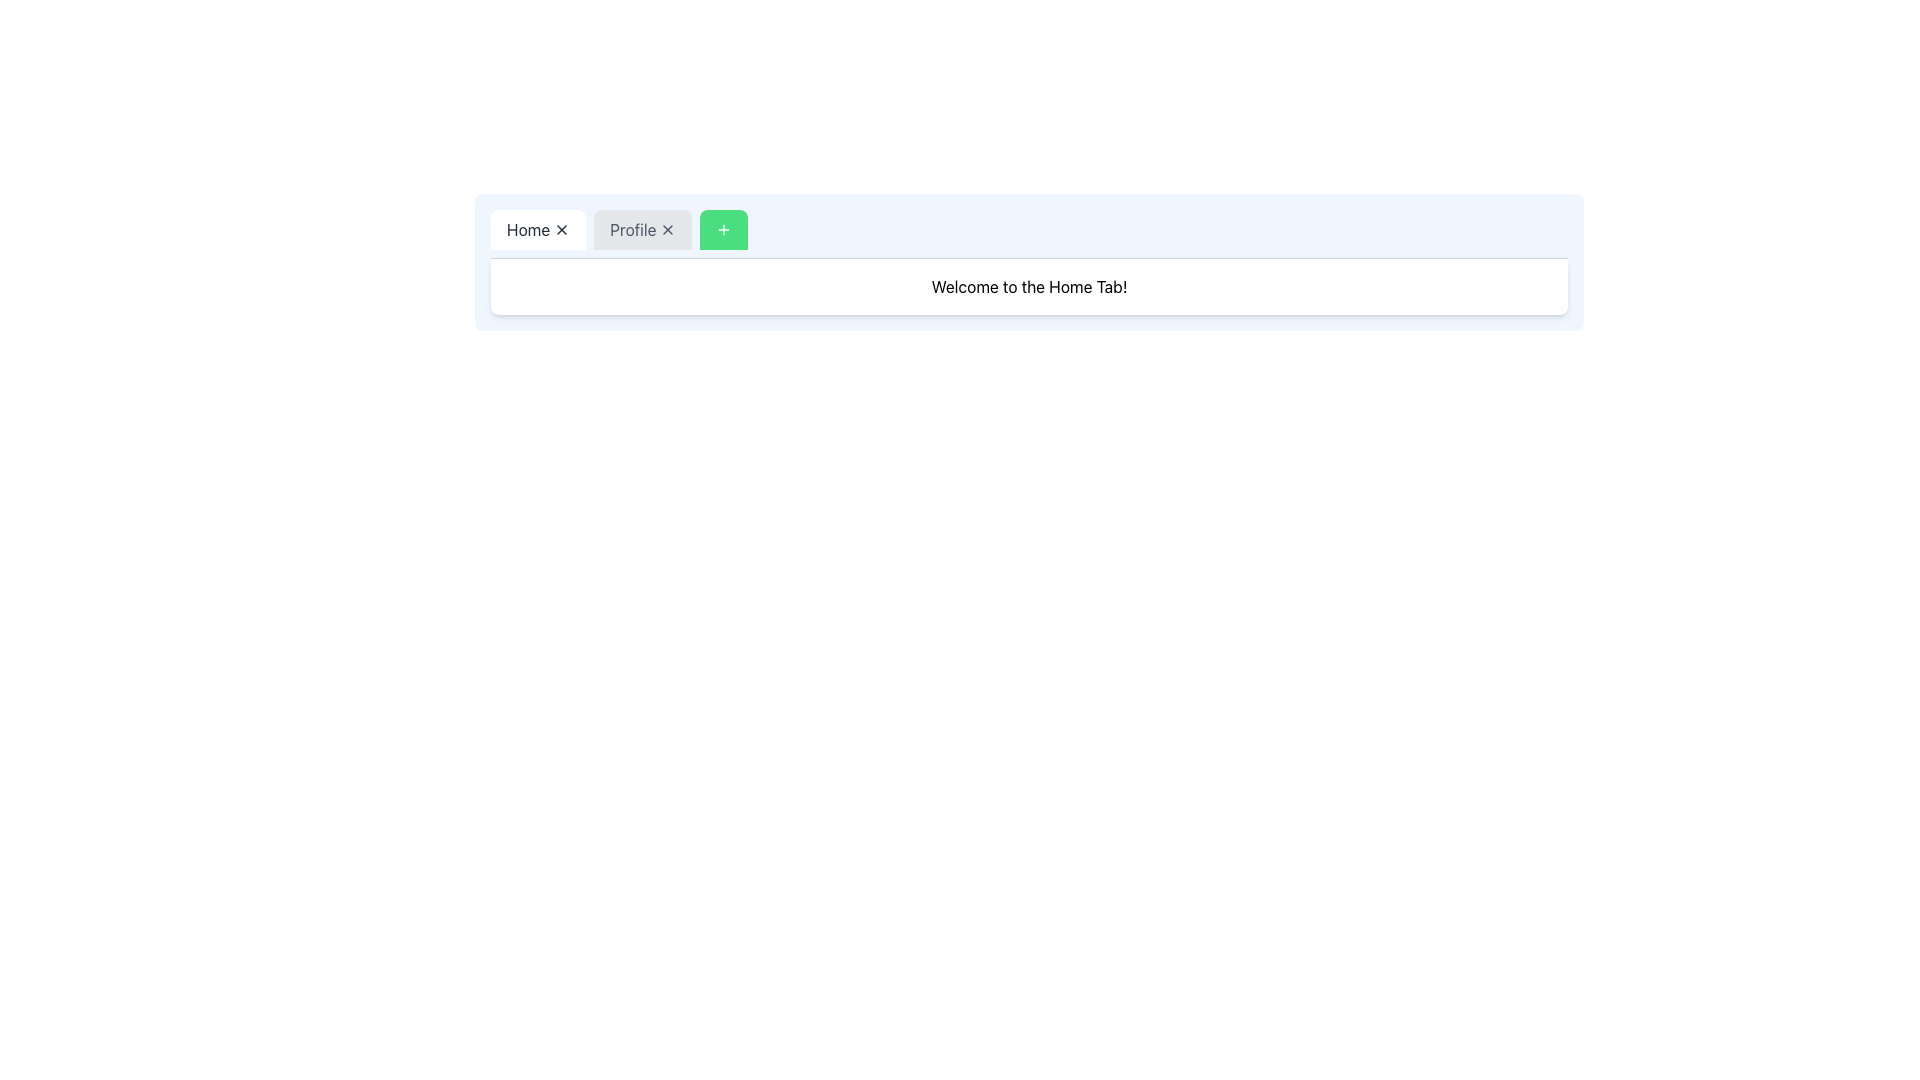 Image resolution: width=1920 pixels, height=1080 pixels. What do you see at coordinates (643, 229) in the screenshot?
I see `the 'Profile' tab located in the second position from the left in the tab group` at bounding box center [643, 229].